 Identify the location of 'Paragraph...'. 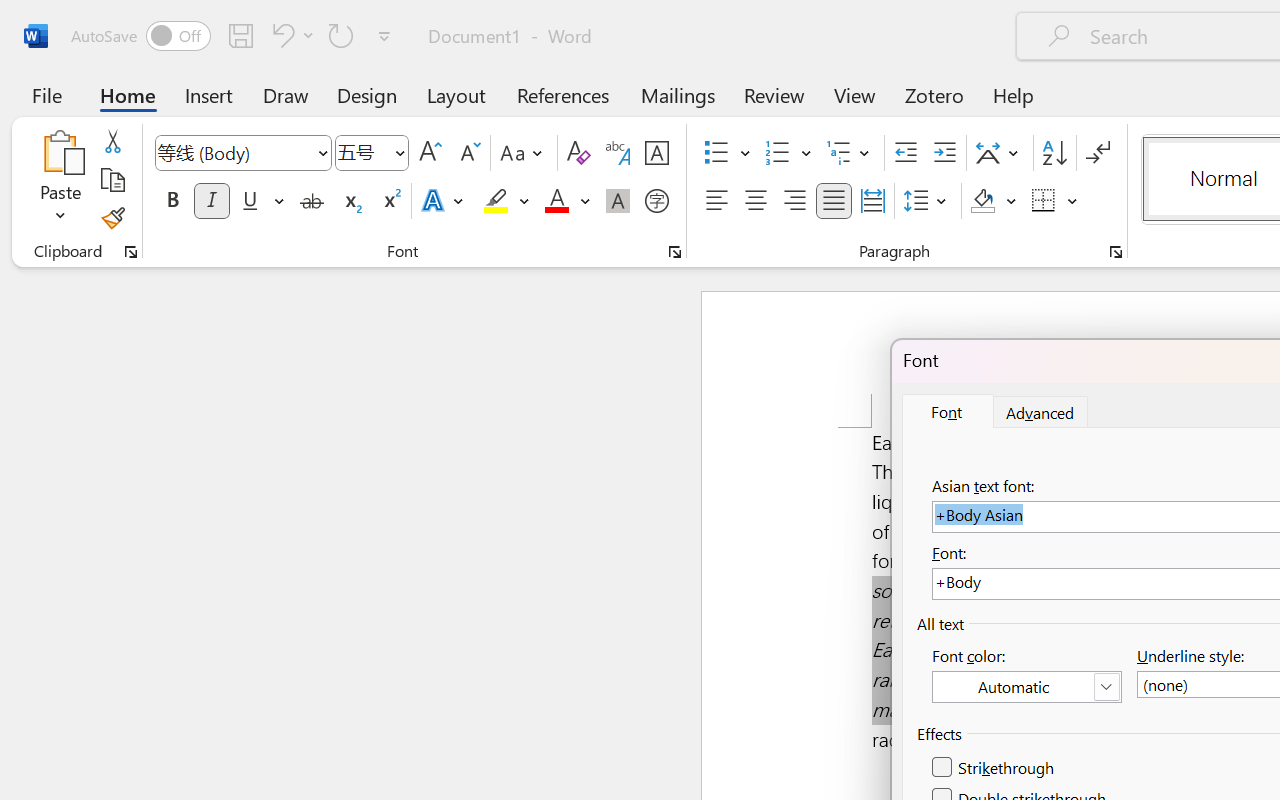
(1114, 251).